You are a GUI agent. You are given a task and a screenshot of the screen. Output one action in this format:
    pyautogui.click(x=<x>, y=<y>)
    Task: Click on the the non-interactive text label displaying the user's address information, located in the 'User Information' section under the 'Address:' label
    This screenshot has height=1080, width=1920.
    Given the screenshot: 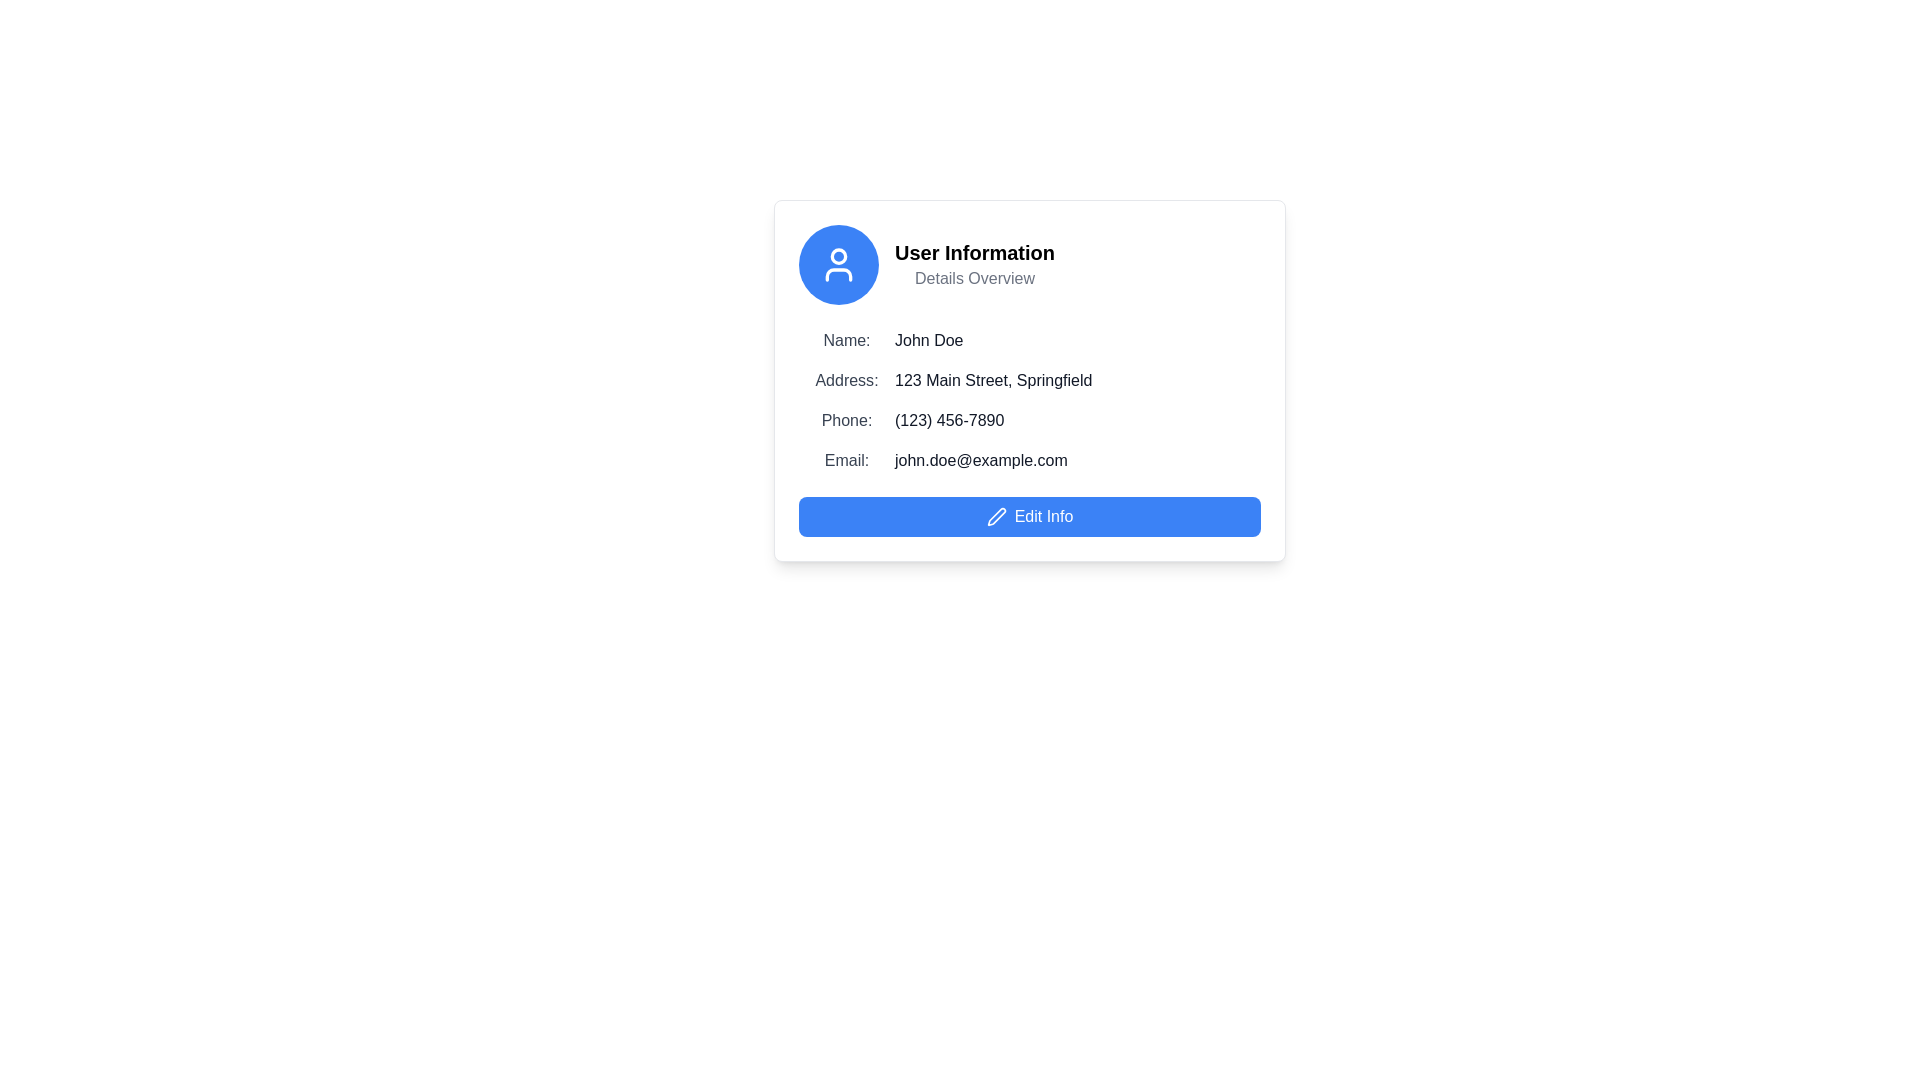 What is the action you would take?
    pyautogui.click(x=993, y=381)
    